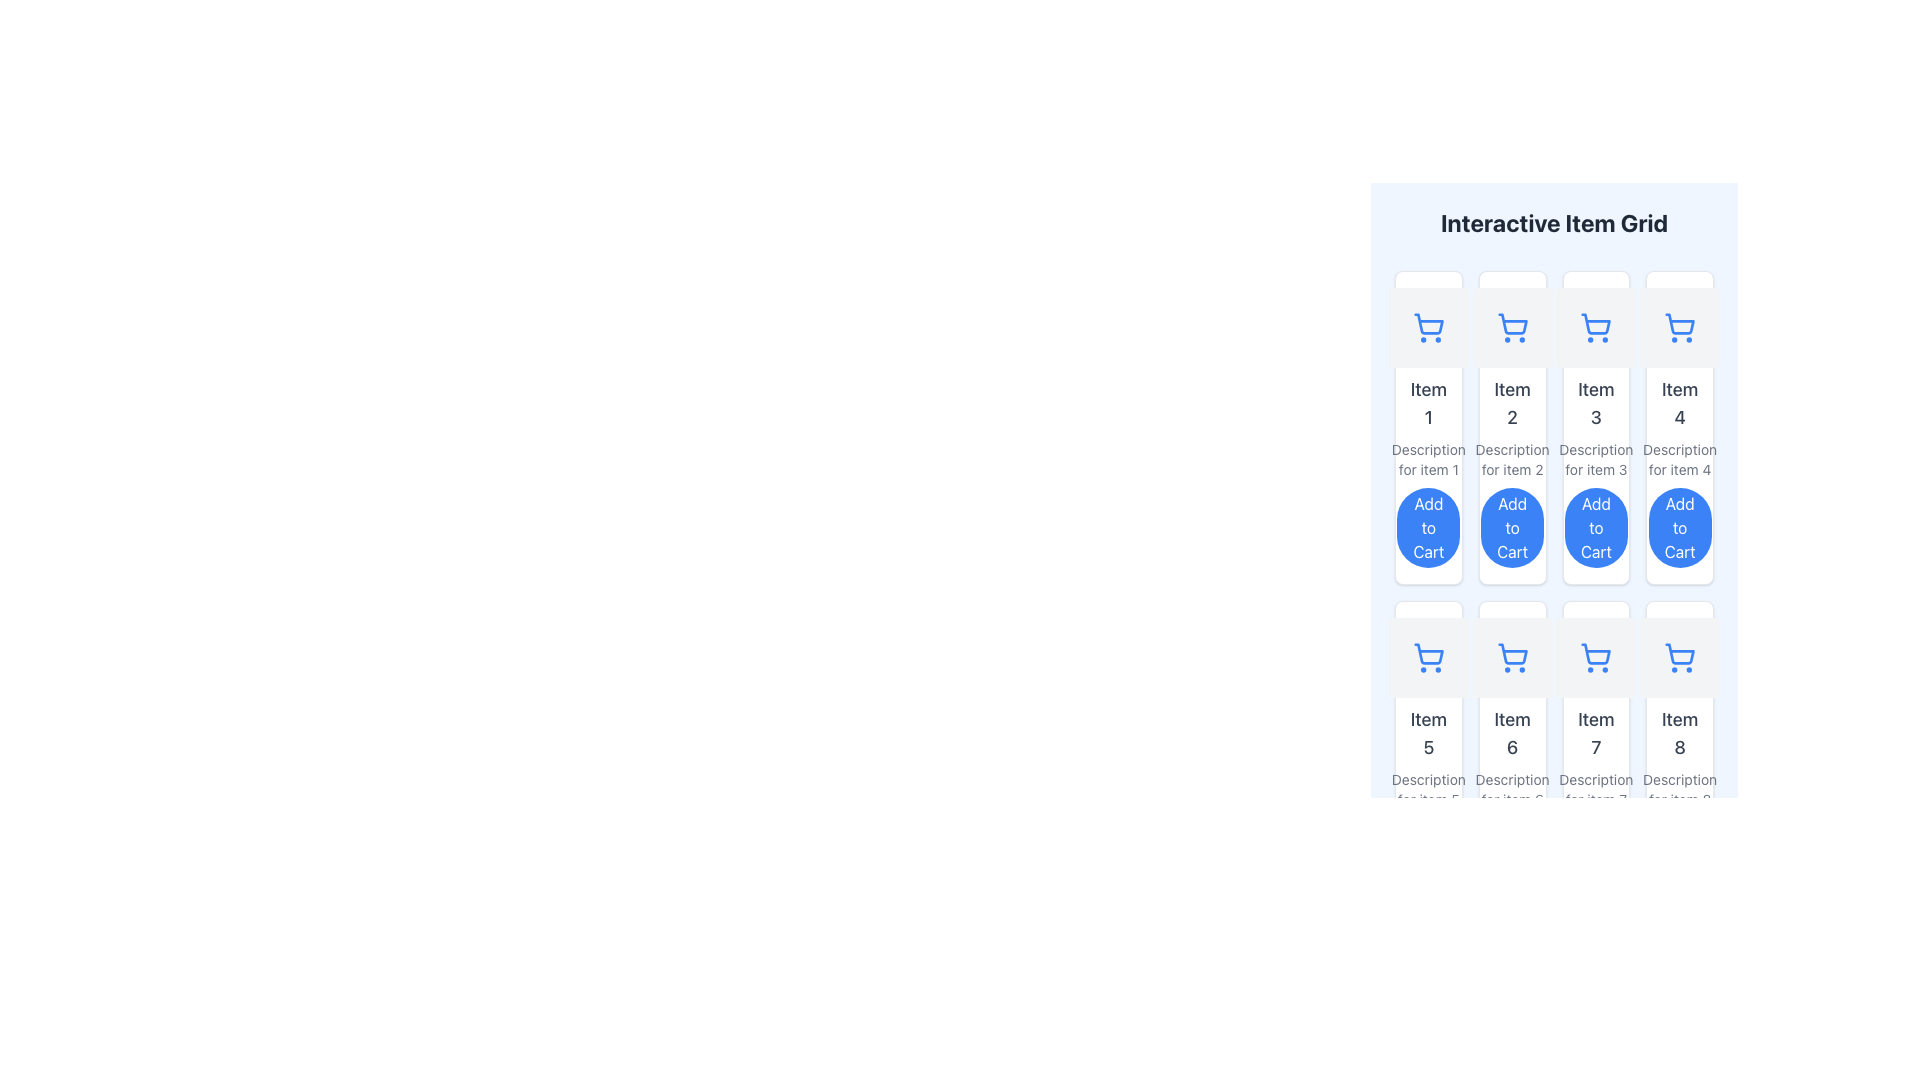 The image size is (1920, 1080). What do you see at coordinates (1680, 427) in the screenshot?
I see `the 'Add to Cart' button on the Product Card representing Item 4, which is the fourth card in the top row of a grid layout` at bounding box center [1680, 427].